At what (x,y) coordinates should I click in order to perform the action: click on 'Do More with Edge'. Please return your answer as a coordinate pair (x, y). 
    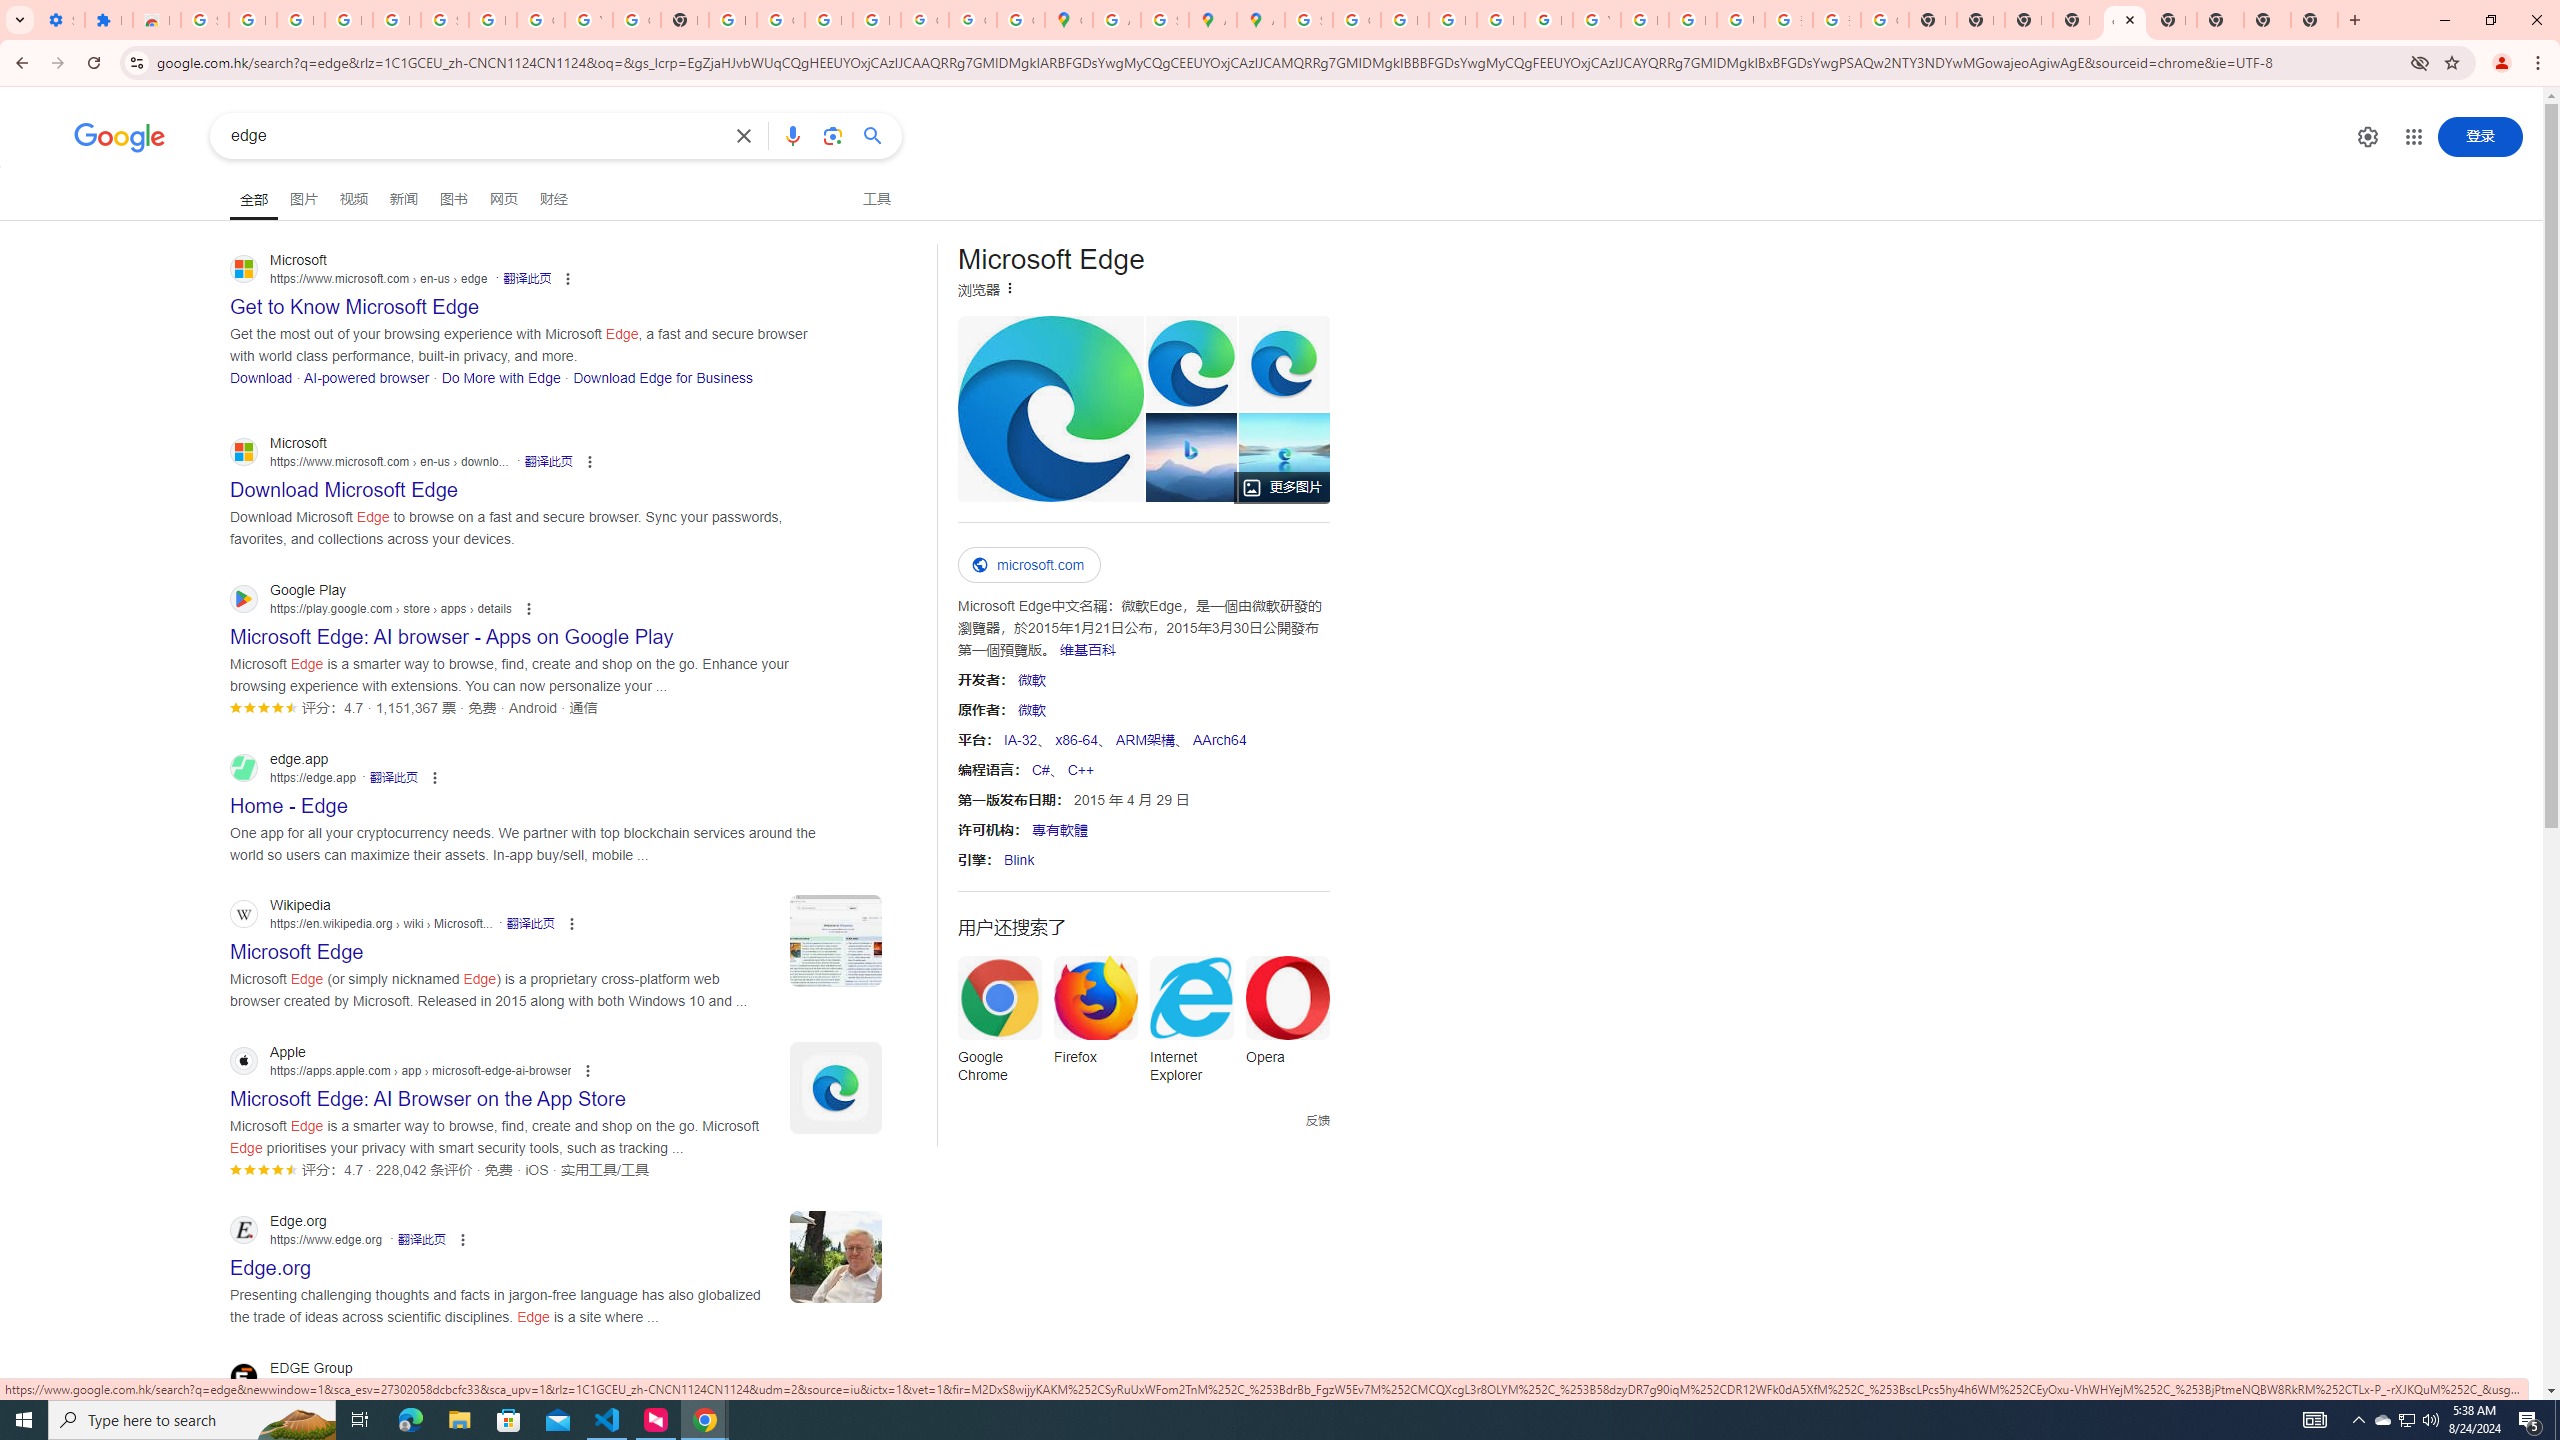
    Looking at the image, I should click on (500, 376).